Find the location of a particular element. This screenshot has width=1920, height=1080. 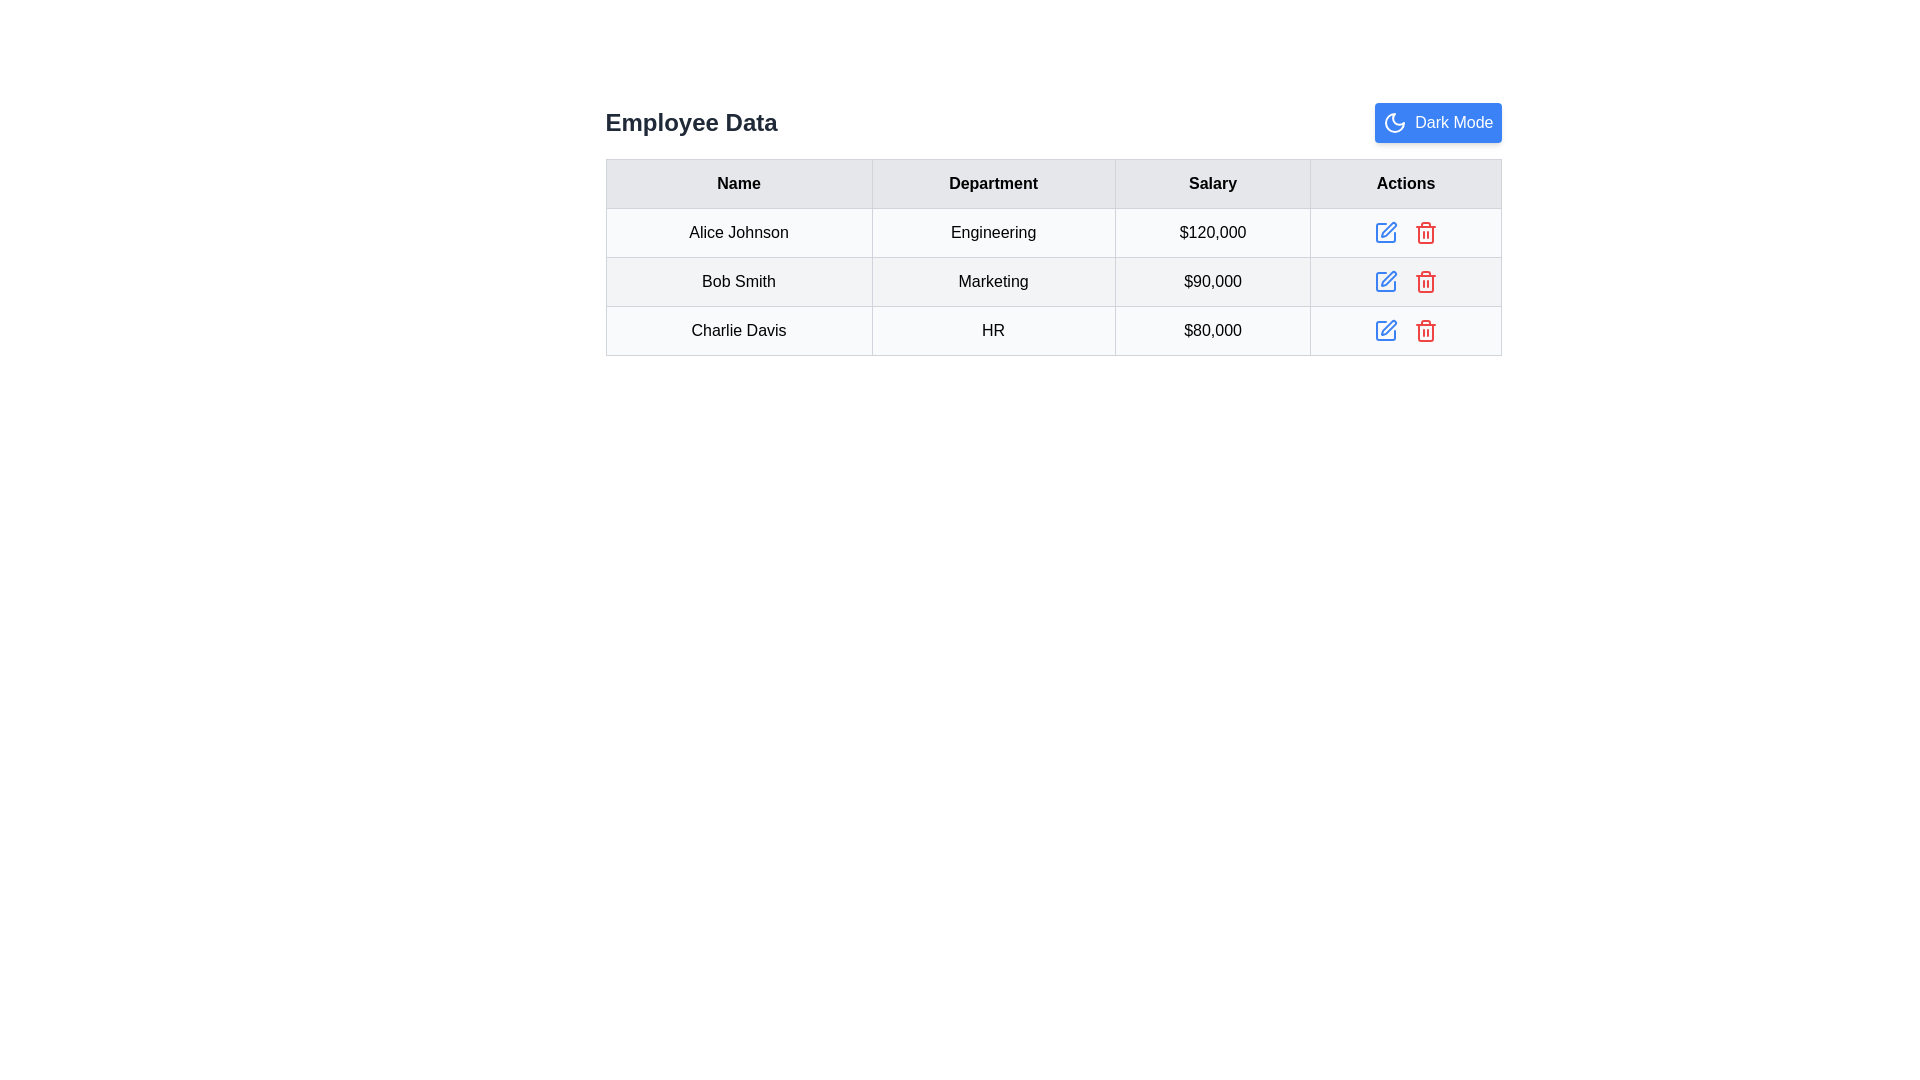

the 'Salary' table header cell, which is the third header in a row of four, indicating the column for employee salaries is located at coordinates (1212, 184).